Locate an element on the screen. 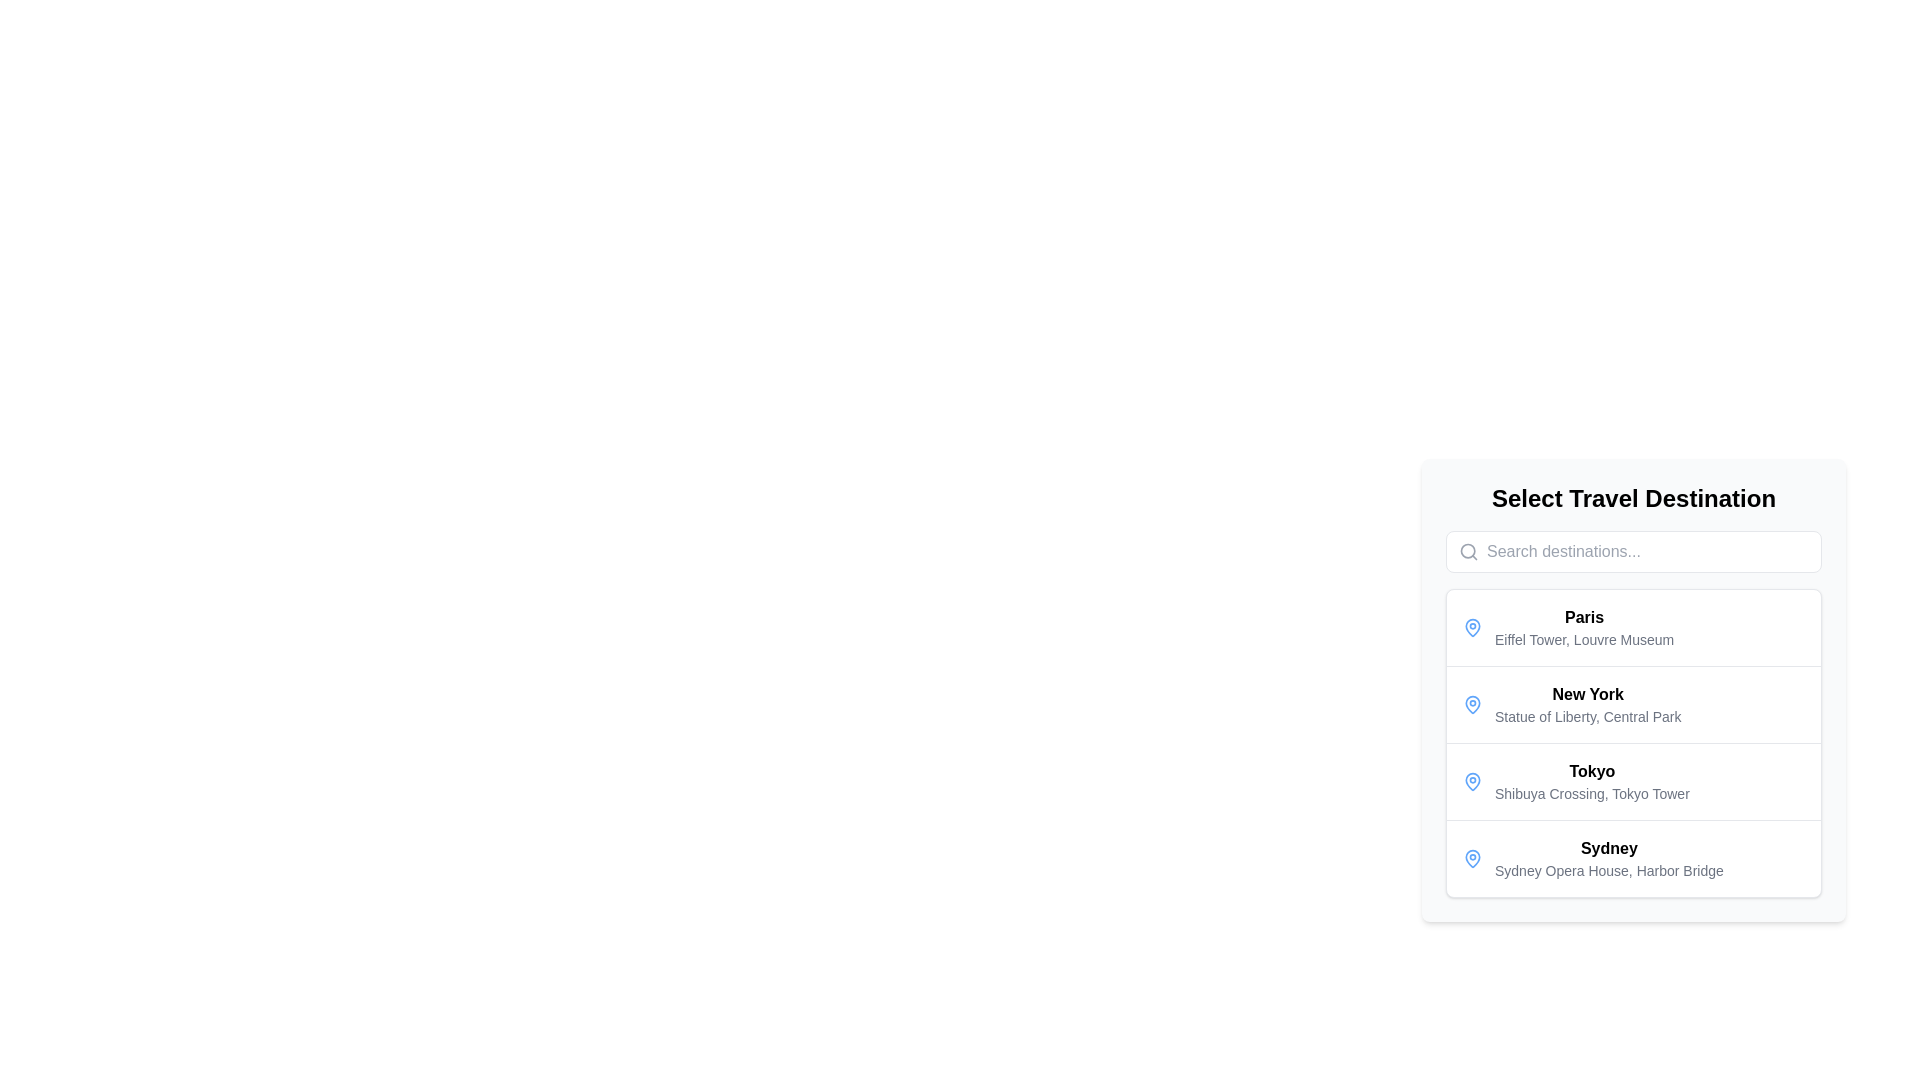 The image size is (1920, 1080). on the list item displaying 'New York' in bold, which is the second item in the 'Select Travel Destination' panel is located at coordinates (1587, 704).